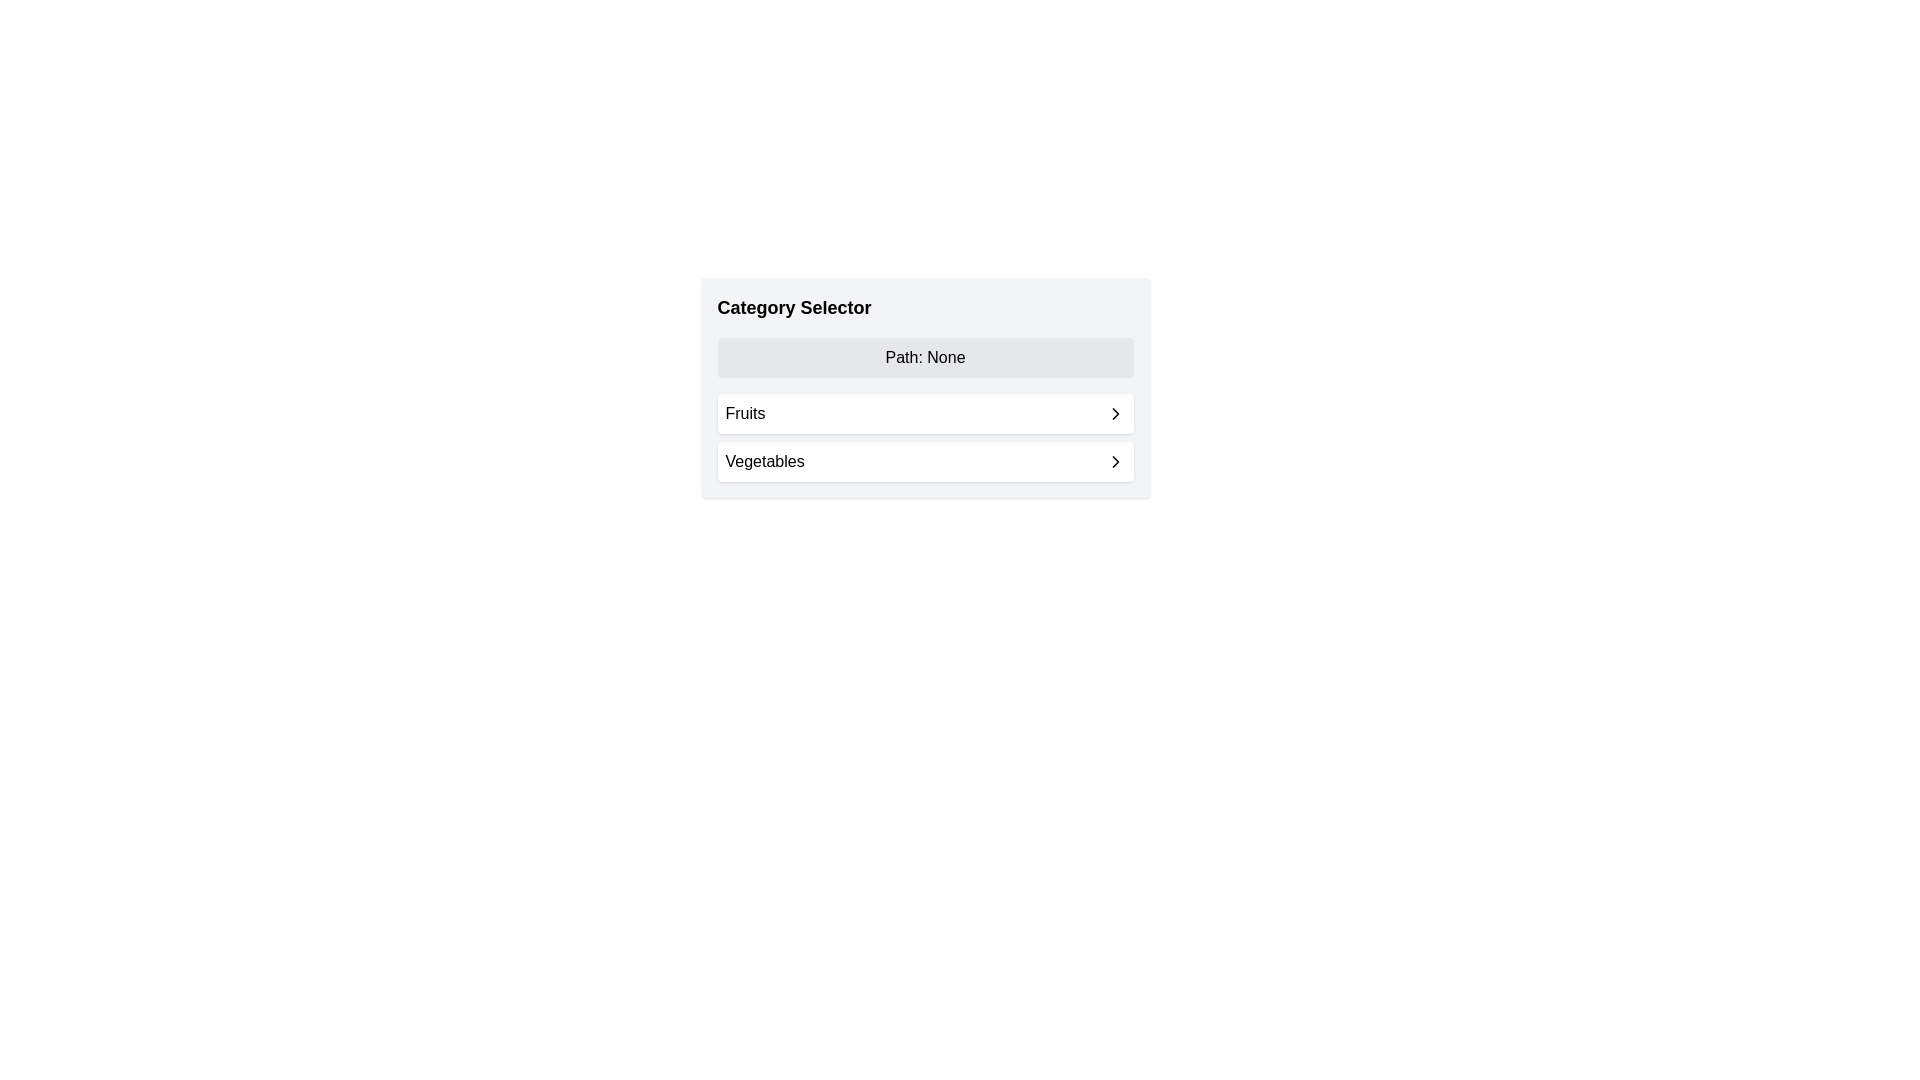  What do you see at coordinates (924, 462) in the screenshot?
I see `the 'Vegetables' button located under the 'Category Selector', which is the second button in the vertical list` at bounding box center [924, 462].